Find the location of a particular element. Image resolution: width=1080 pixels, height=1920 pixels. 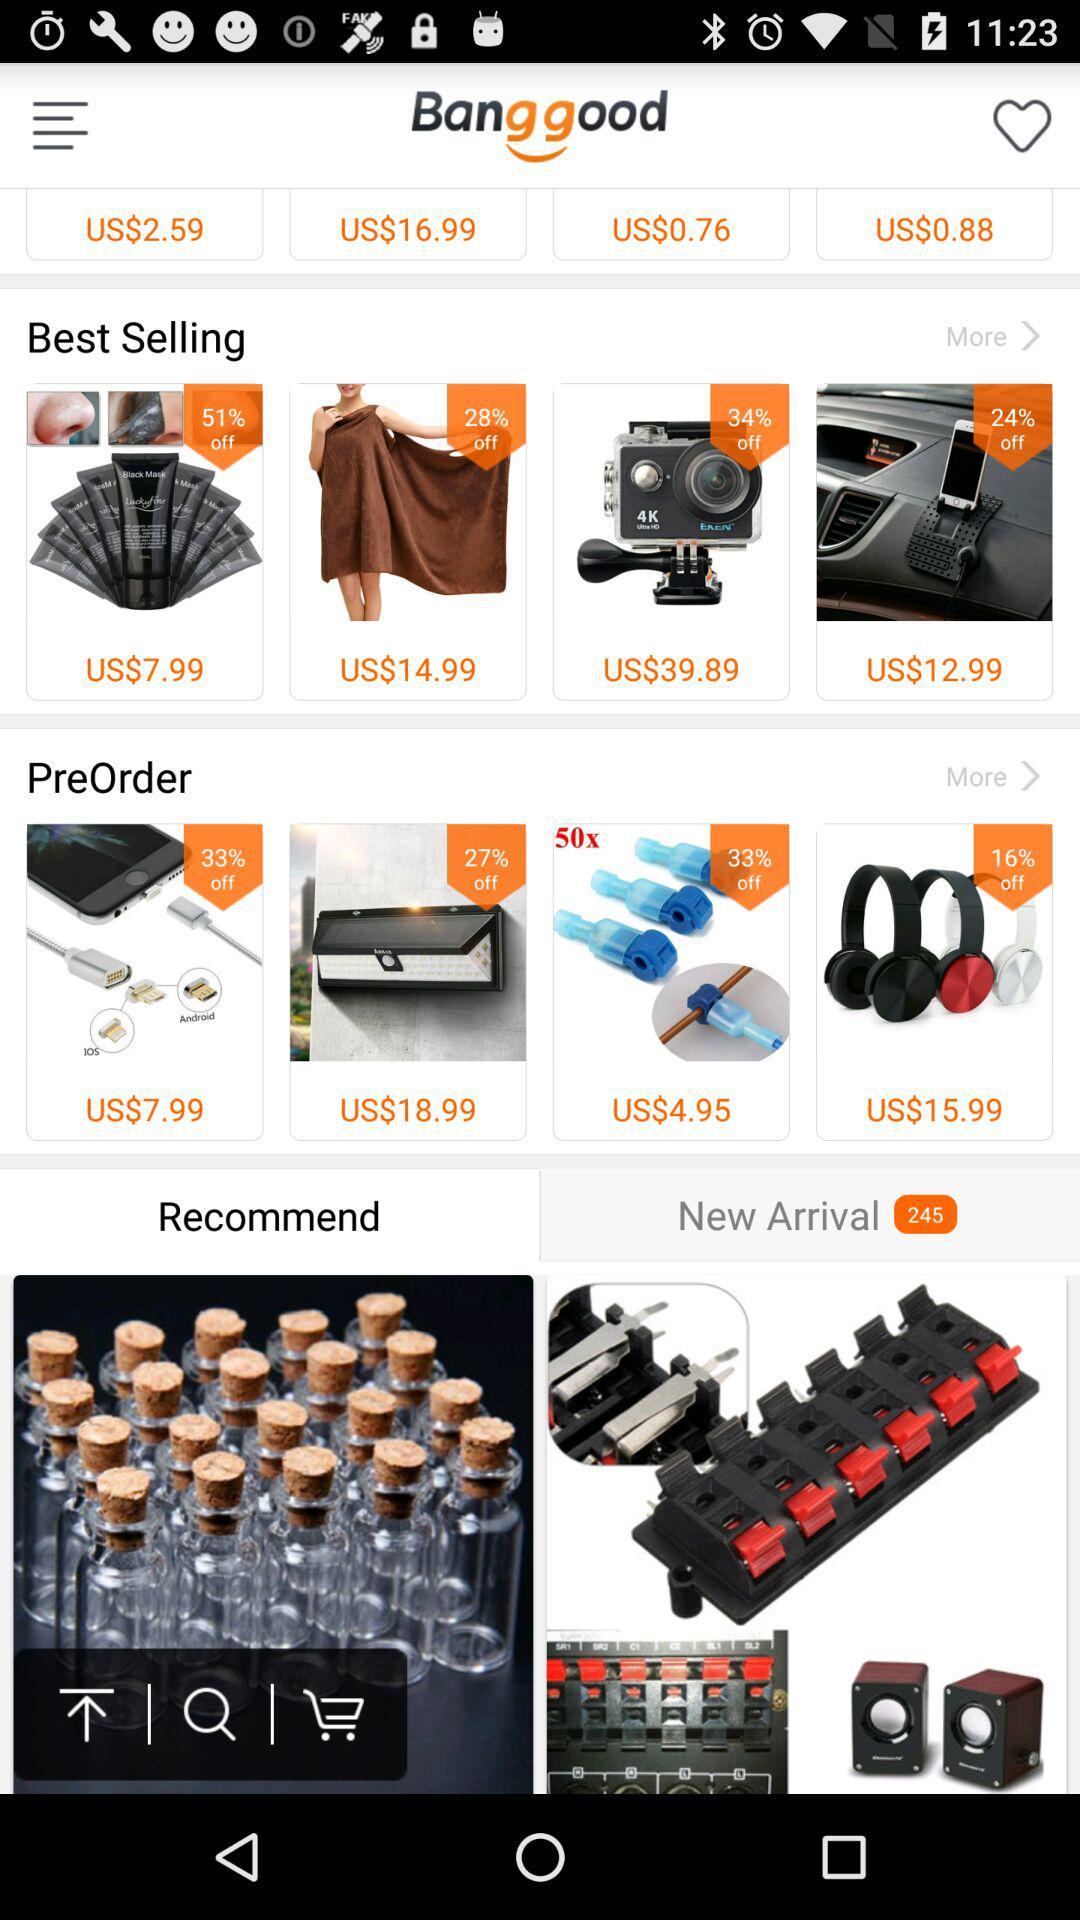

banggood home page is located at coordinates (538, 124).